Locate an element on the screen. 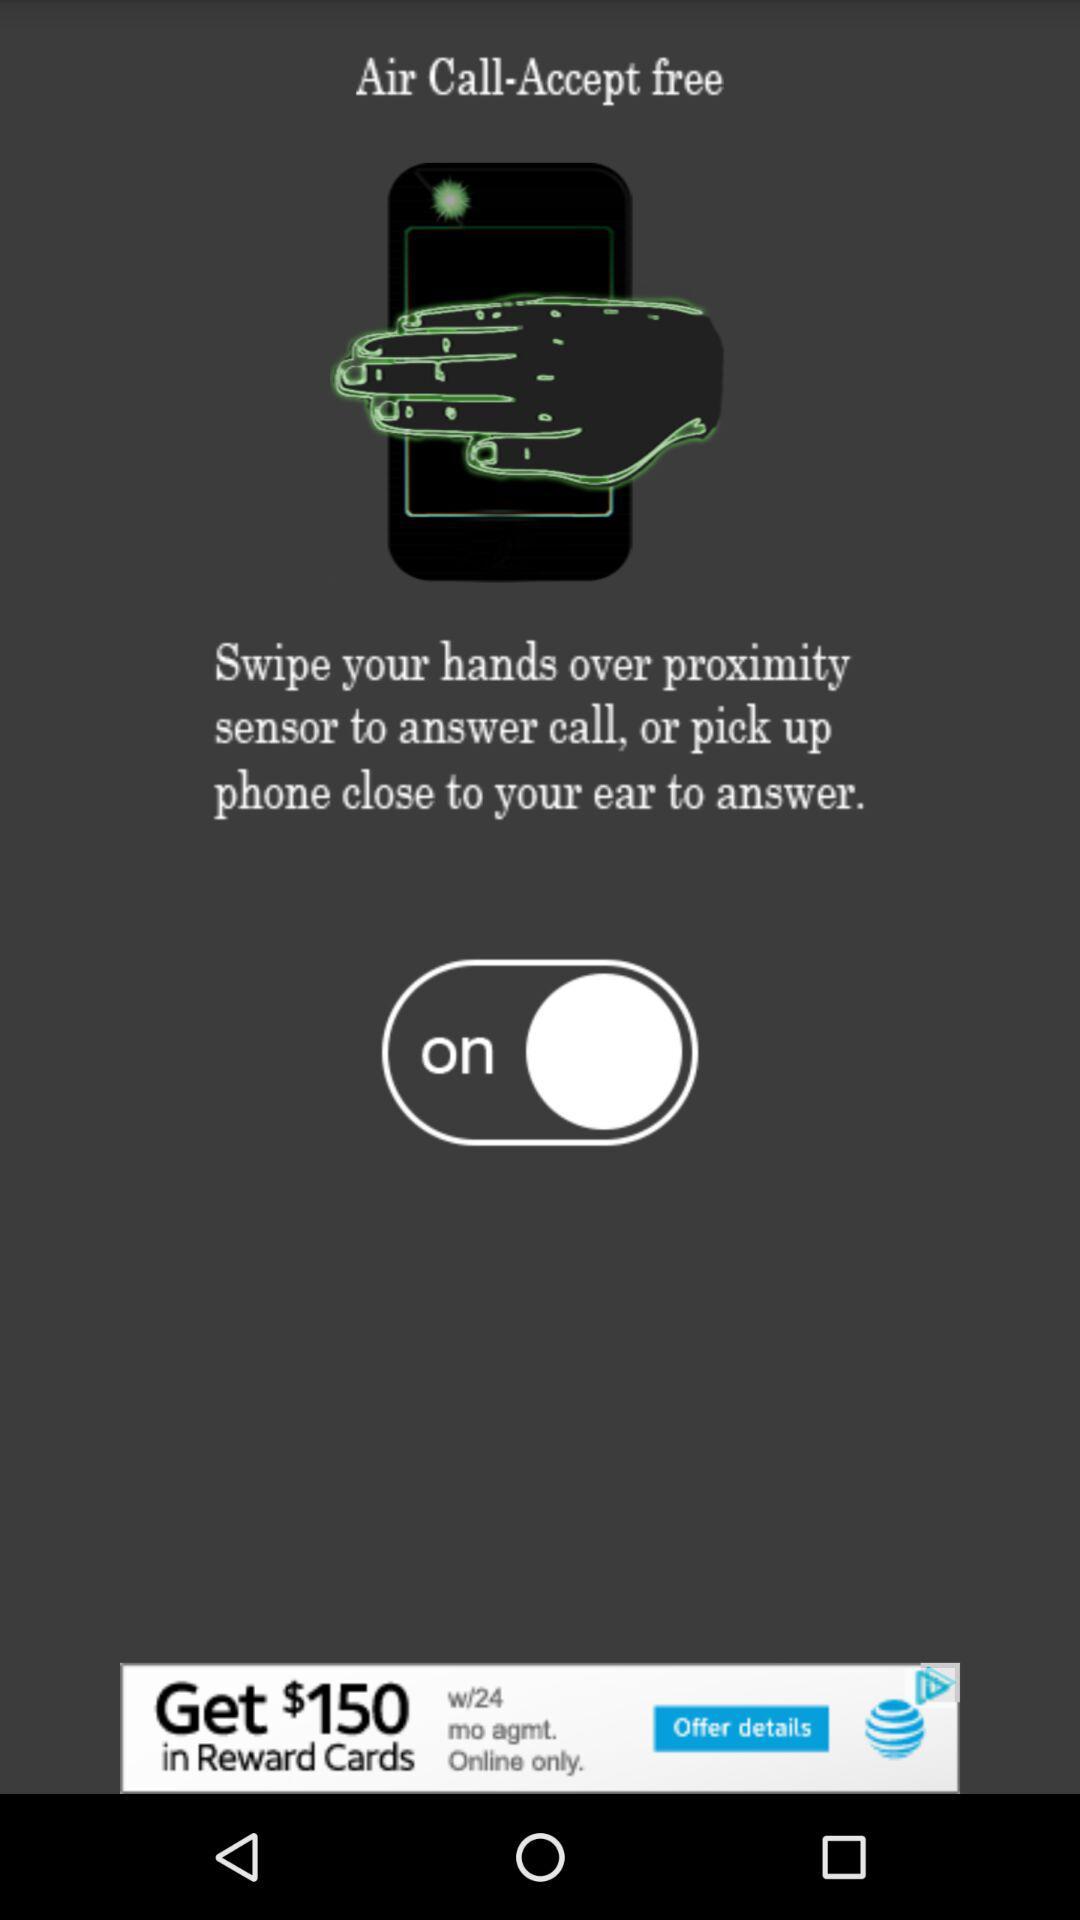  on/off control is located at coordinates (540, 1050).